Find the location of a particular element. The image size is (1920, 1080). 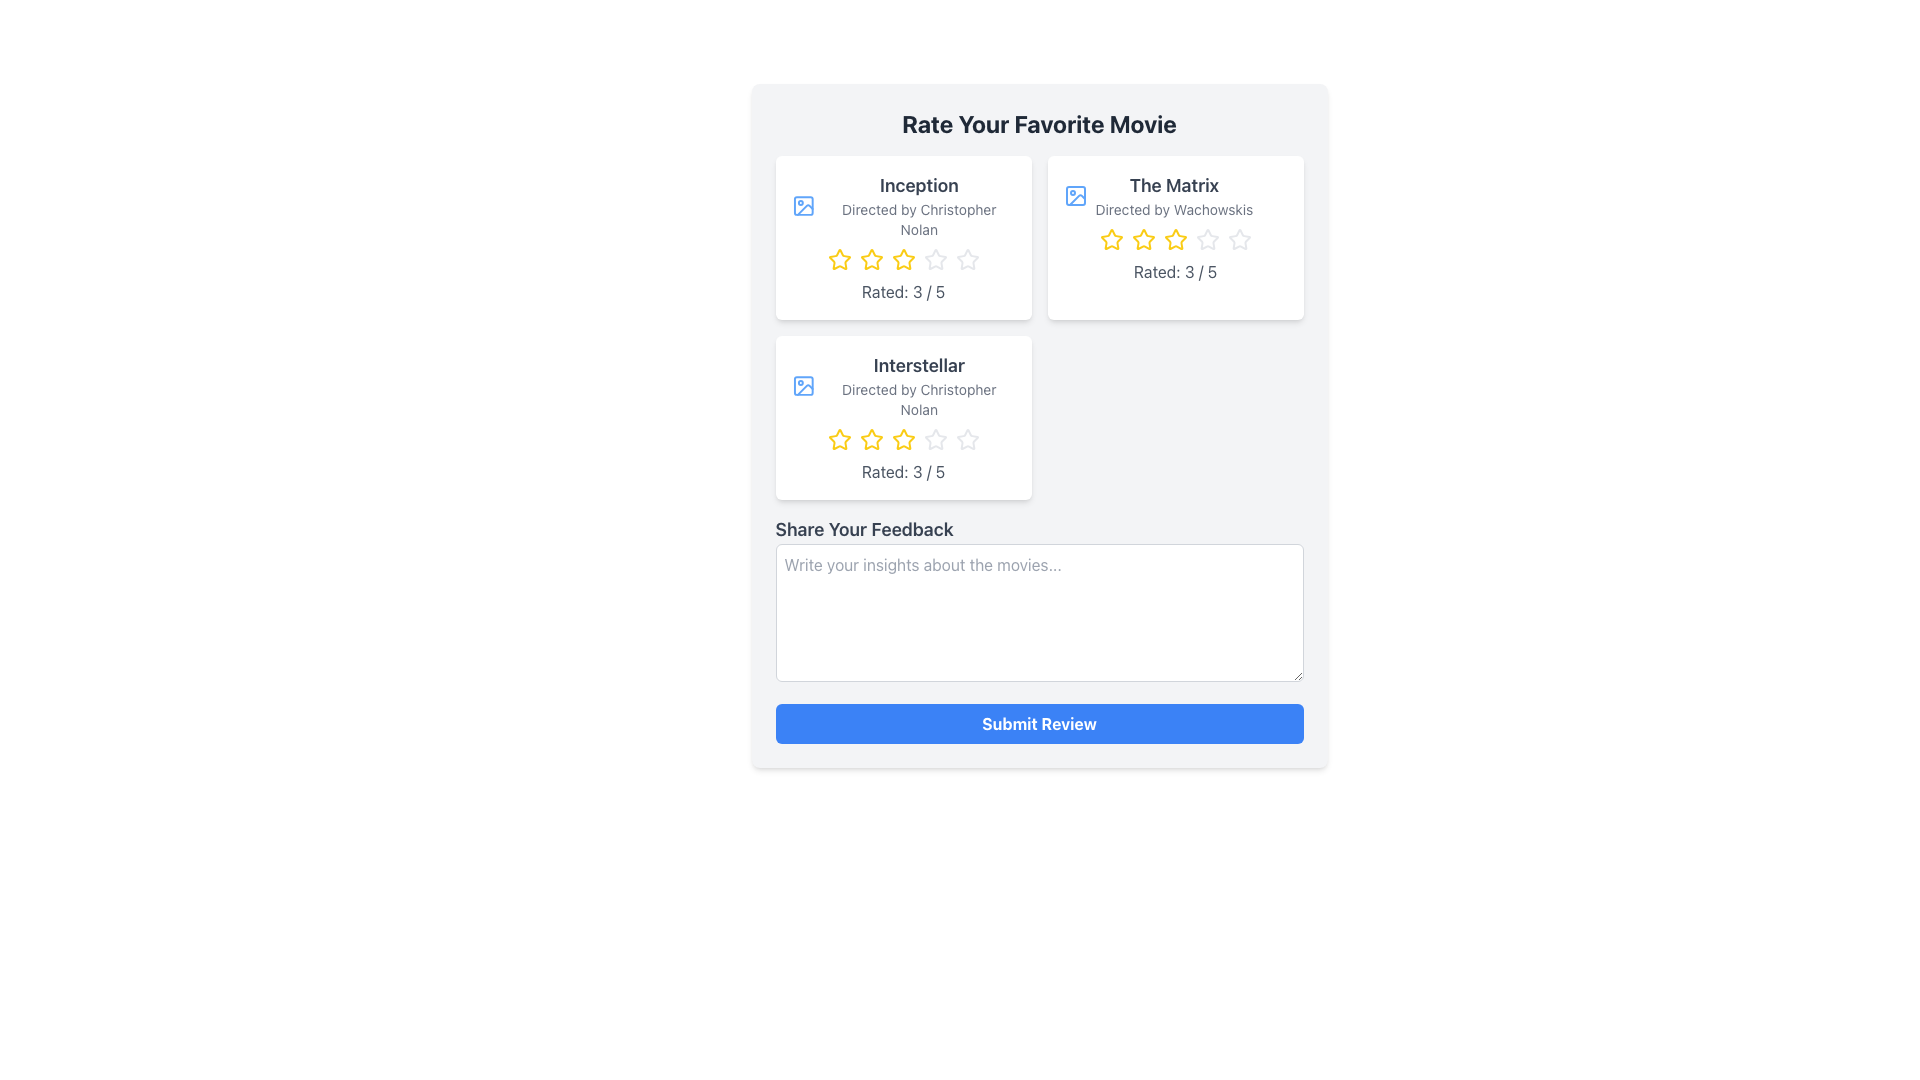

the third star in the top-right rating row for the movie 'The Matrix' is located at coordinates (1175, 238).